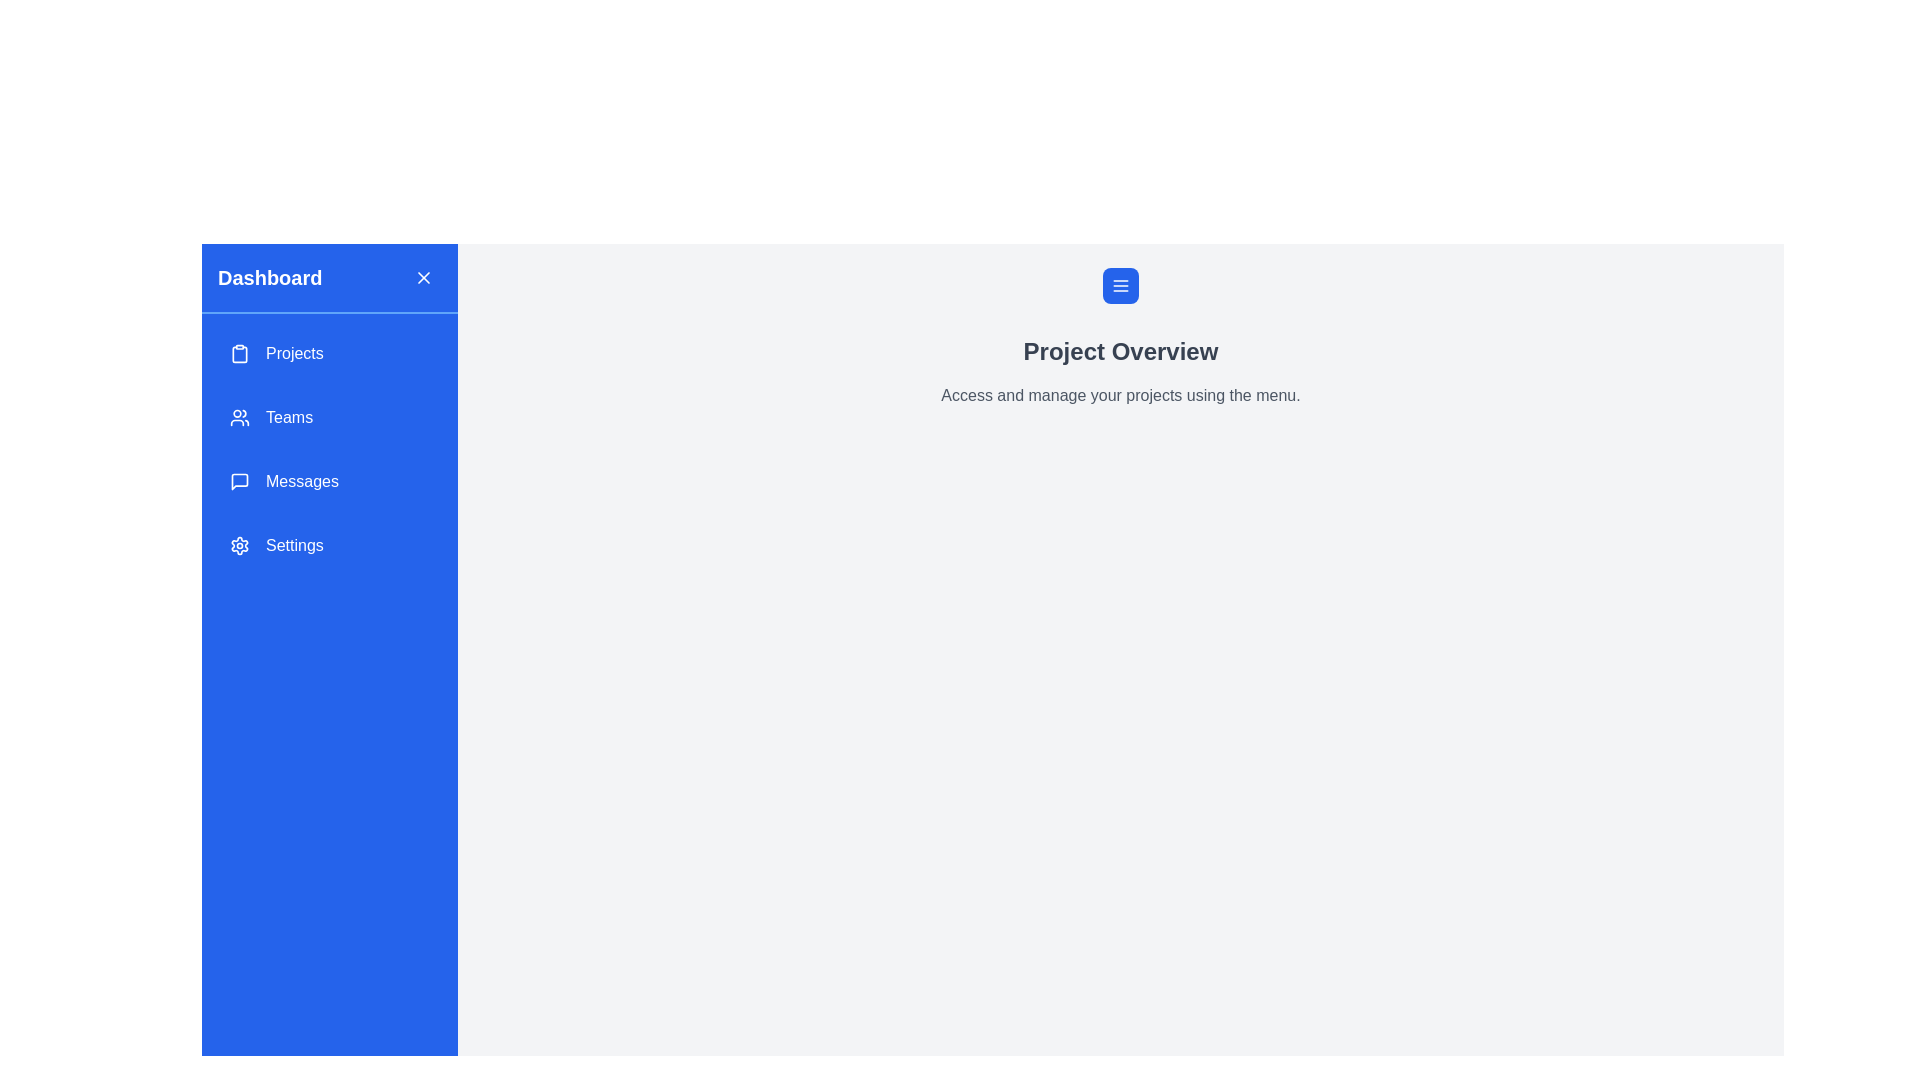  Describe the element at coordinates (330, 482) in the screenshot. I see `the third navigation button in the menu located between the 'Teams' and 'Settings' items` at that location.